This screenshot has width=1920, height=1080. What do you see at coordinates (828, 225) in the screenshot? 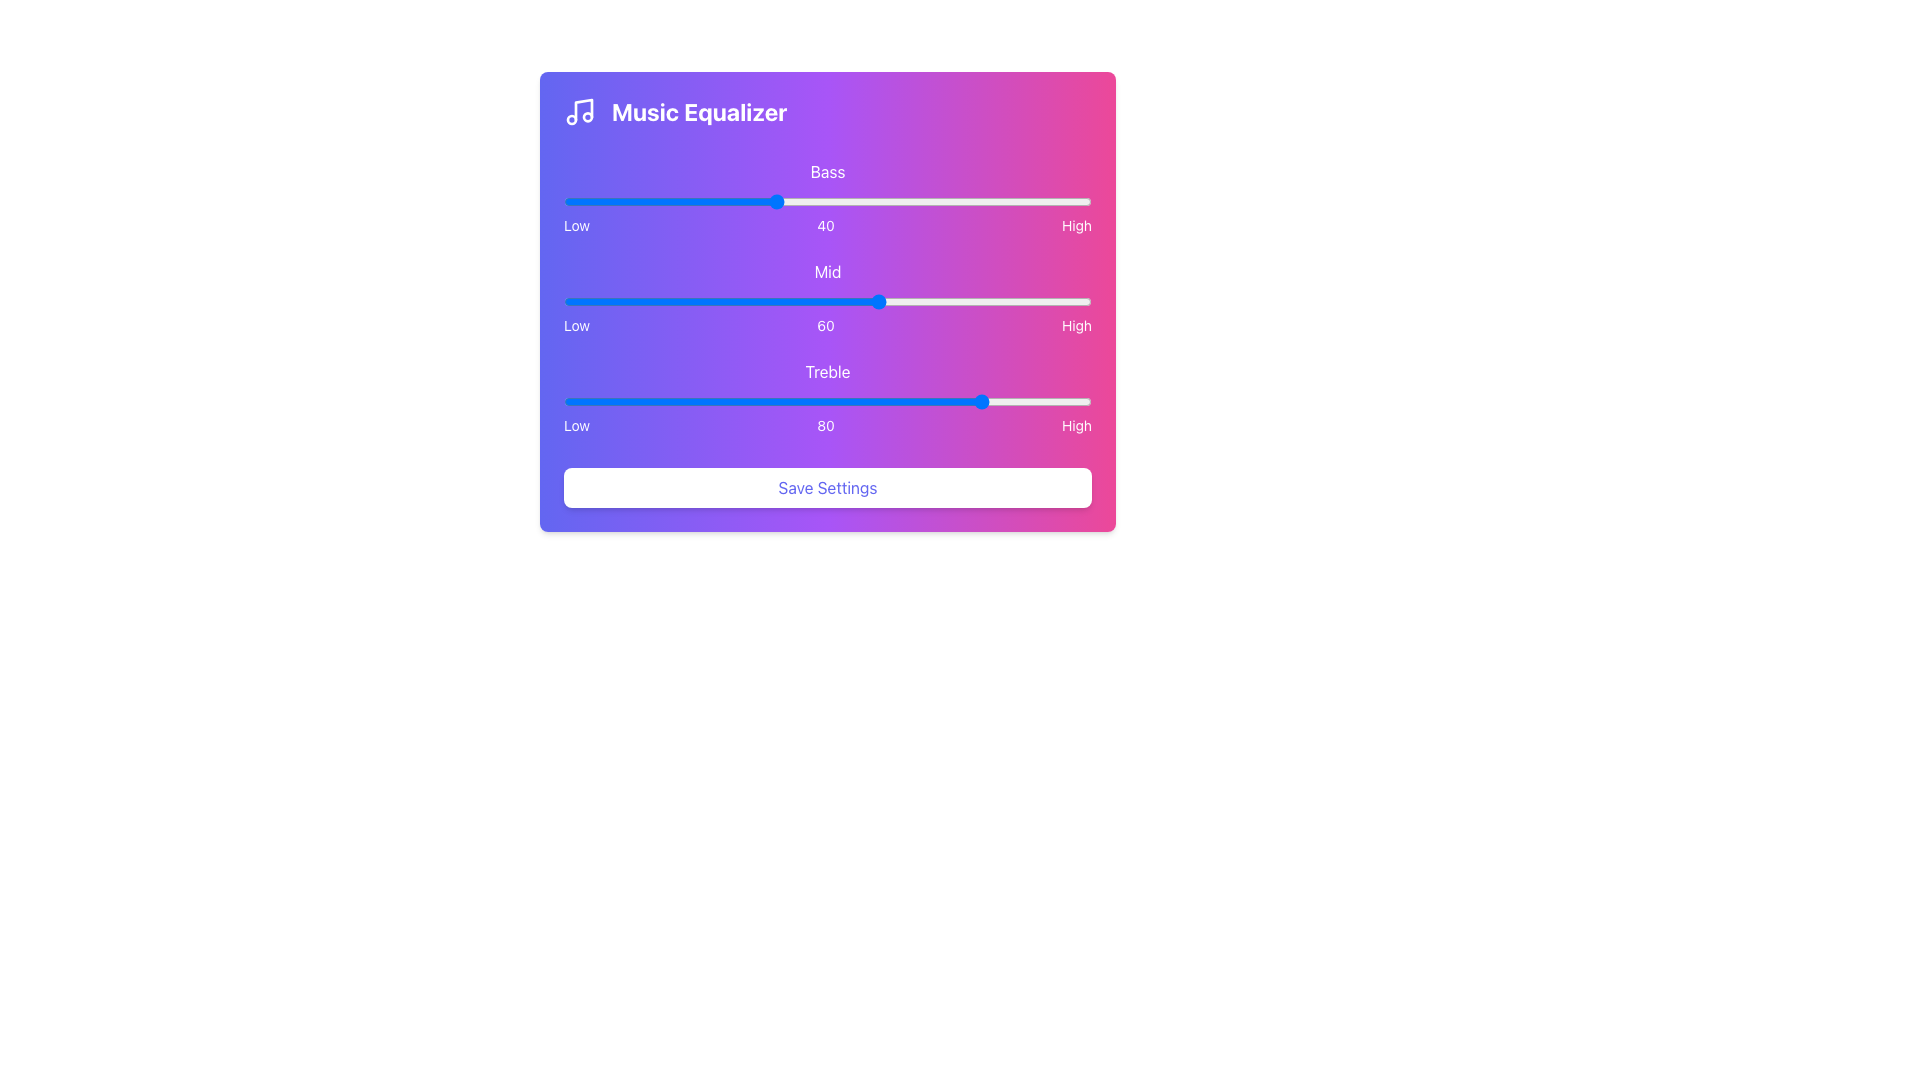
I see `the static text label that displays contextual information for the 'Bass' slider, indicating 'Low', '40', and 'High'` at bounding box center [828, 225].